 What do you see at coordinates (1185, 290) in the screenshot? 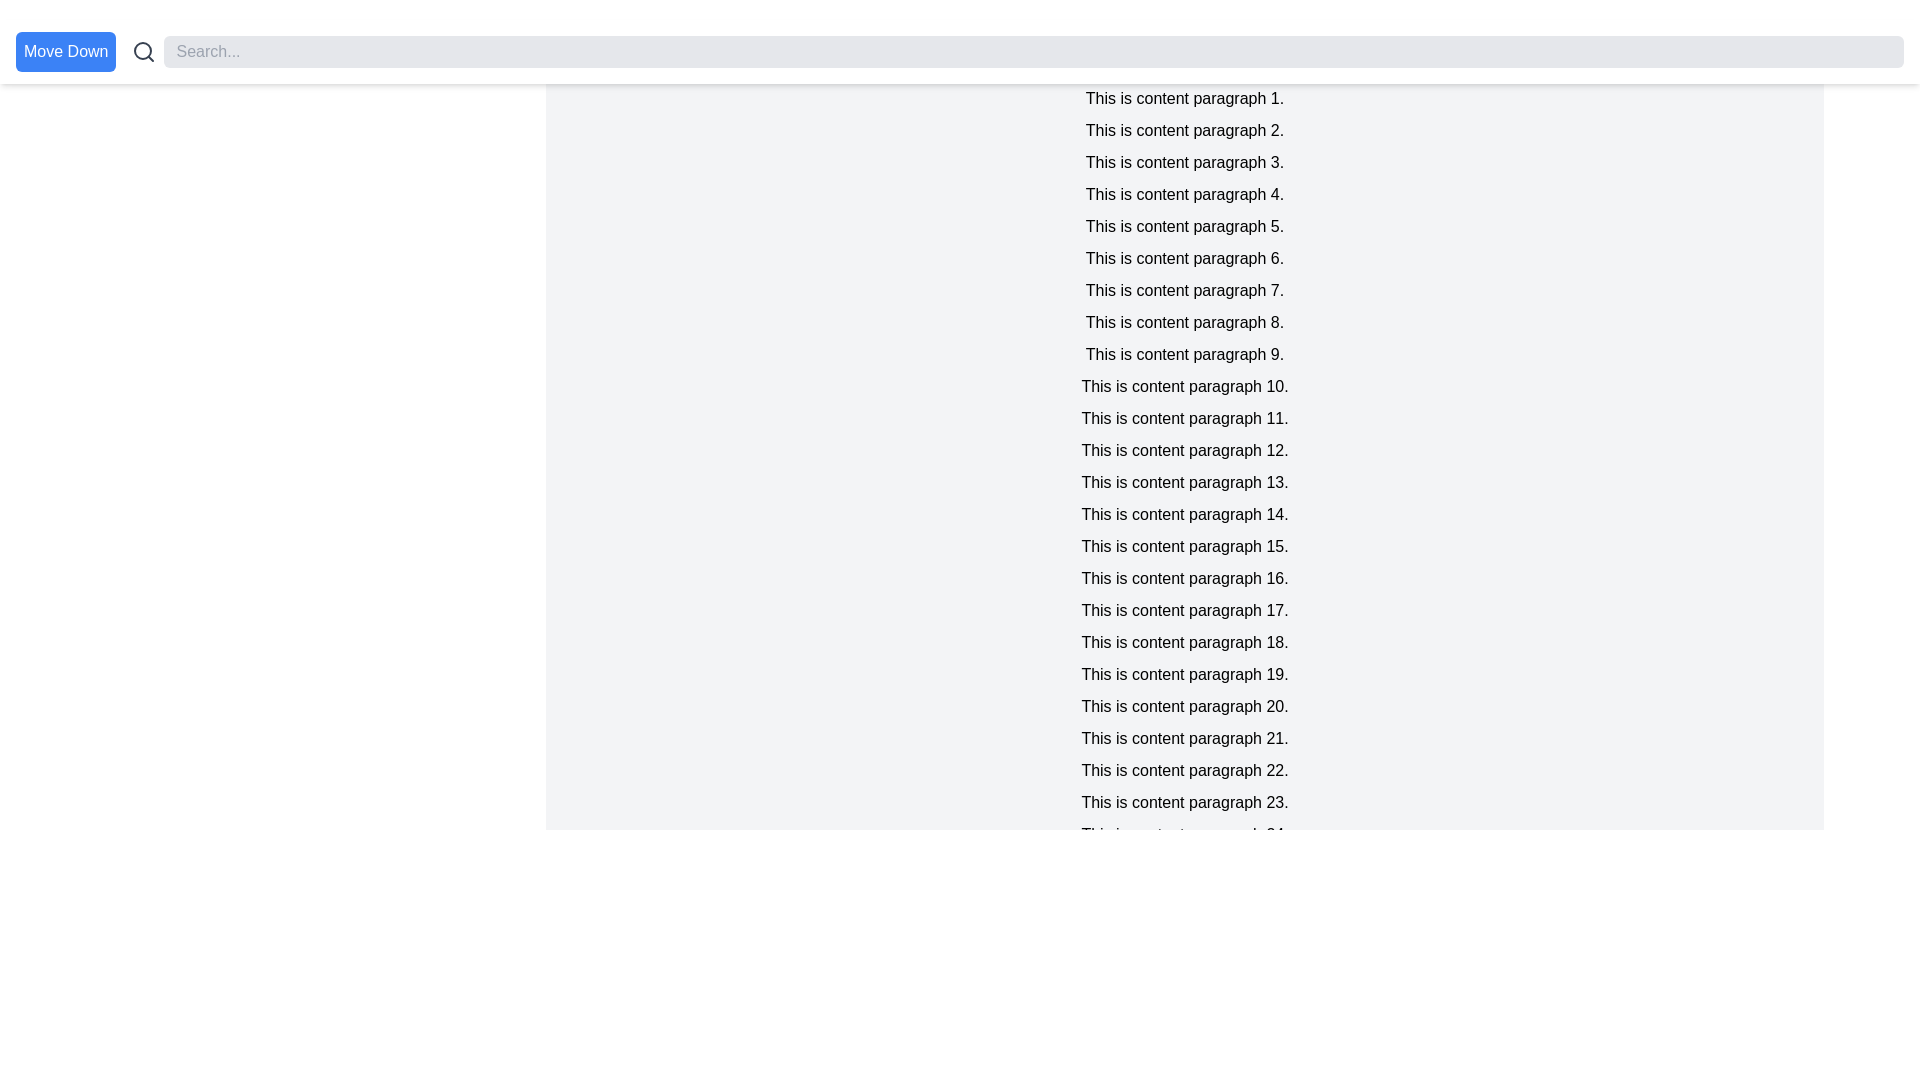
I see `text displayed in the seventh paragraph, which is 'This is content paragraph 7.'` at bounding box center [1185, 290].